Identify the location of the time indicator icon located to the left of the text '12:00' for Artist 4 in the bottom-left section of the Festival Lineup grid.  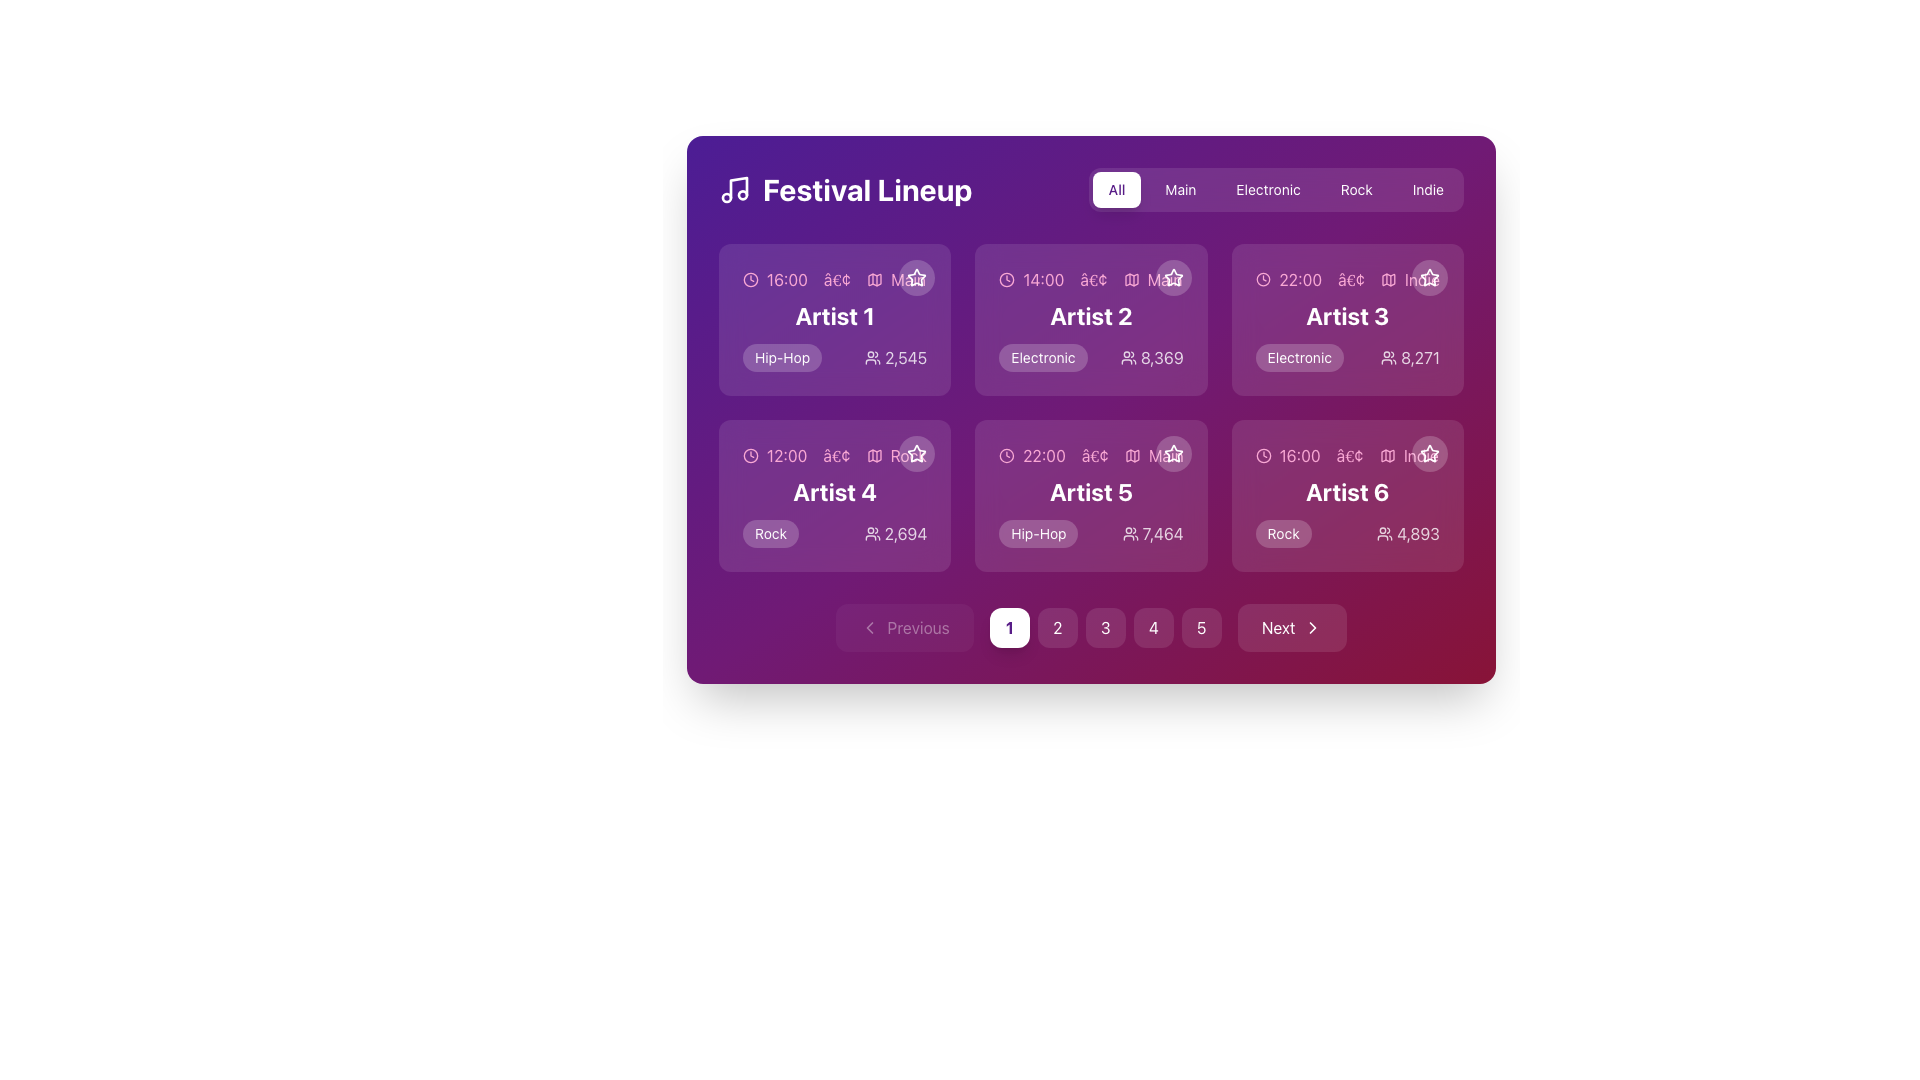
(749, 455).